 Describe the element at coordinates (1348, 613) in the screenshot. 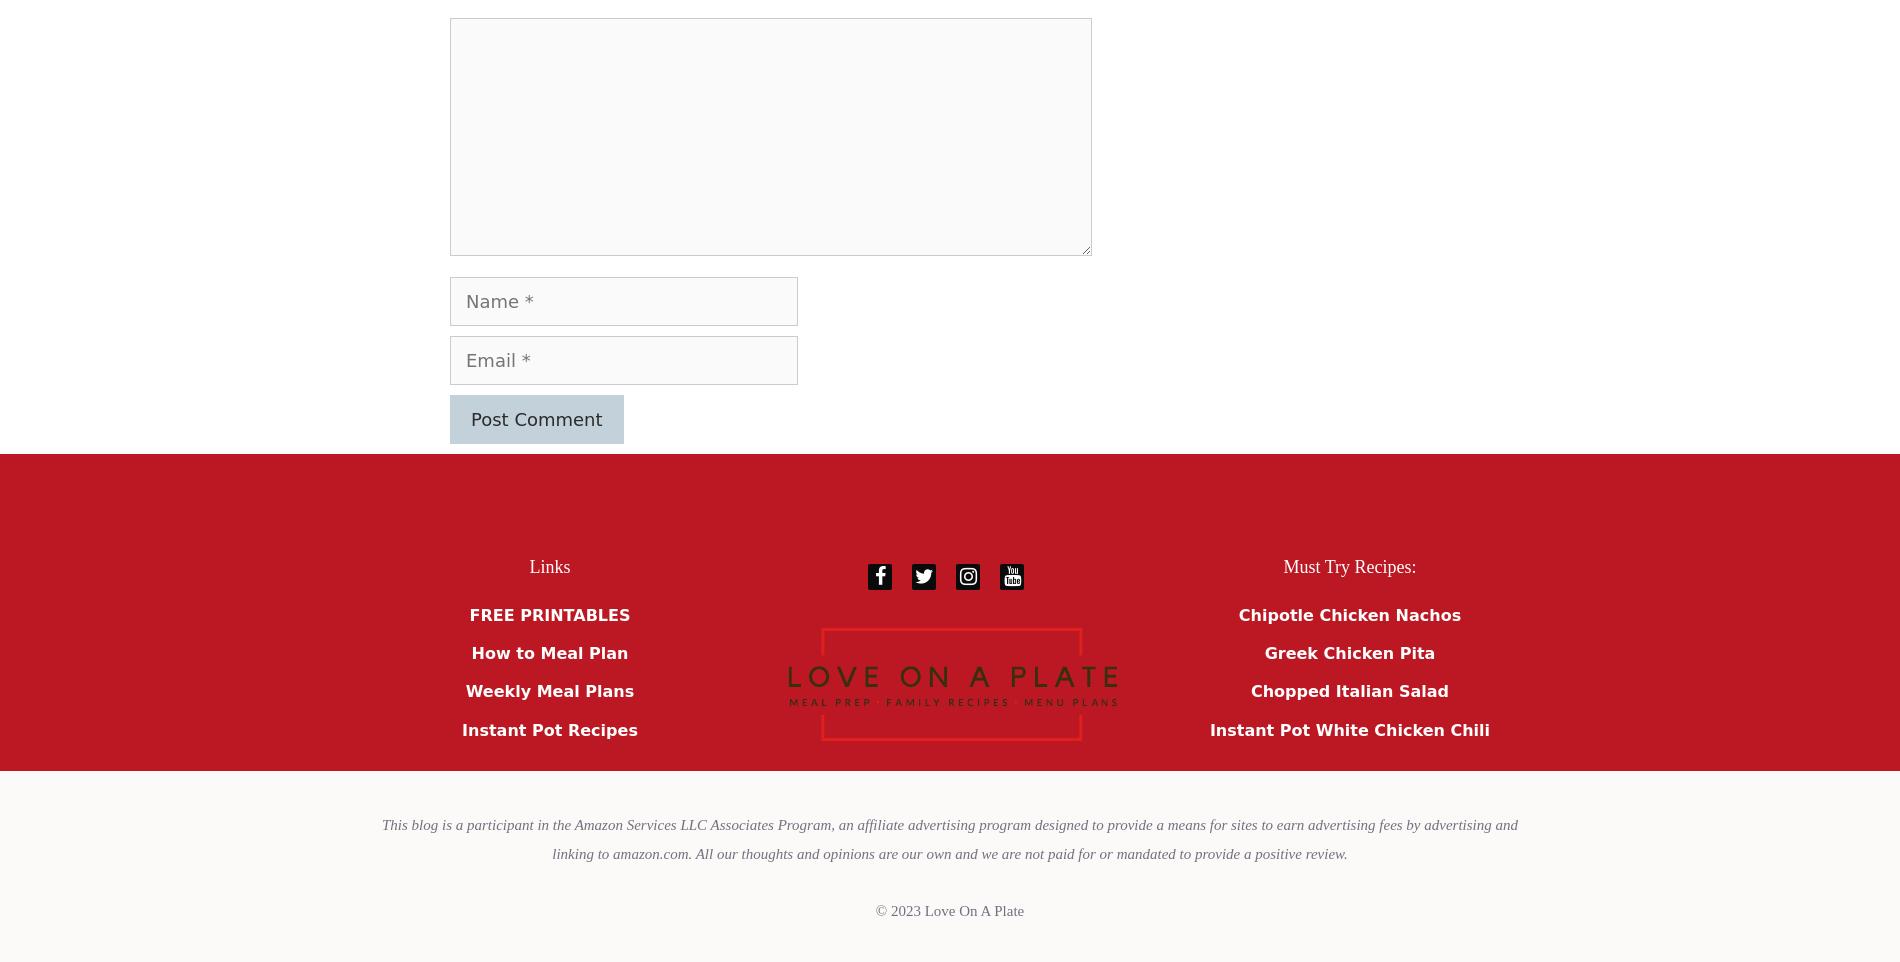

I see `'Chipotle Chicken Nachos'` at that location.